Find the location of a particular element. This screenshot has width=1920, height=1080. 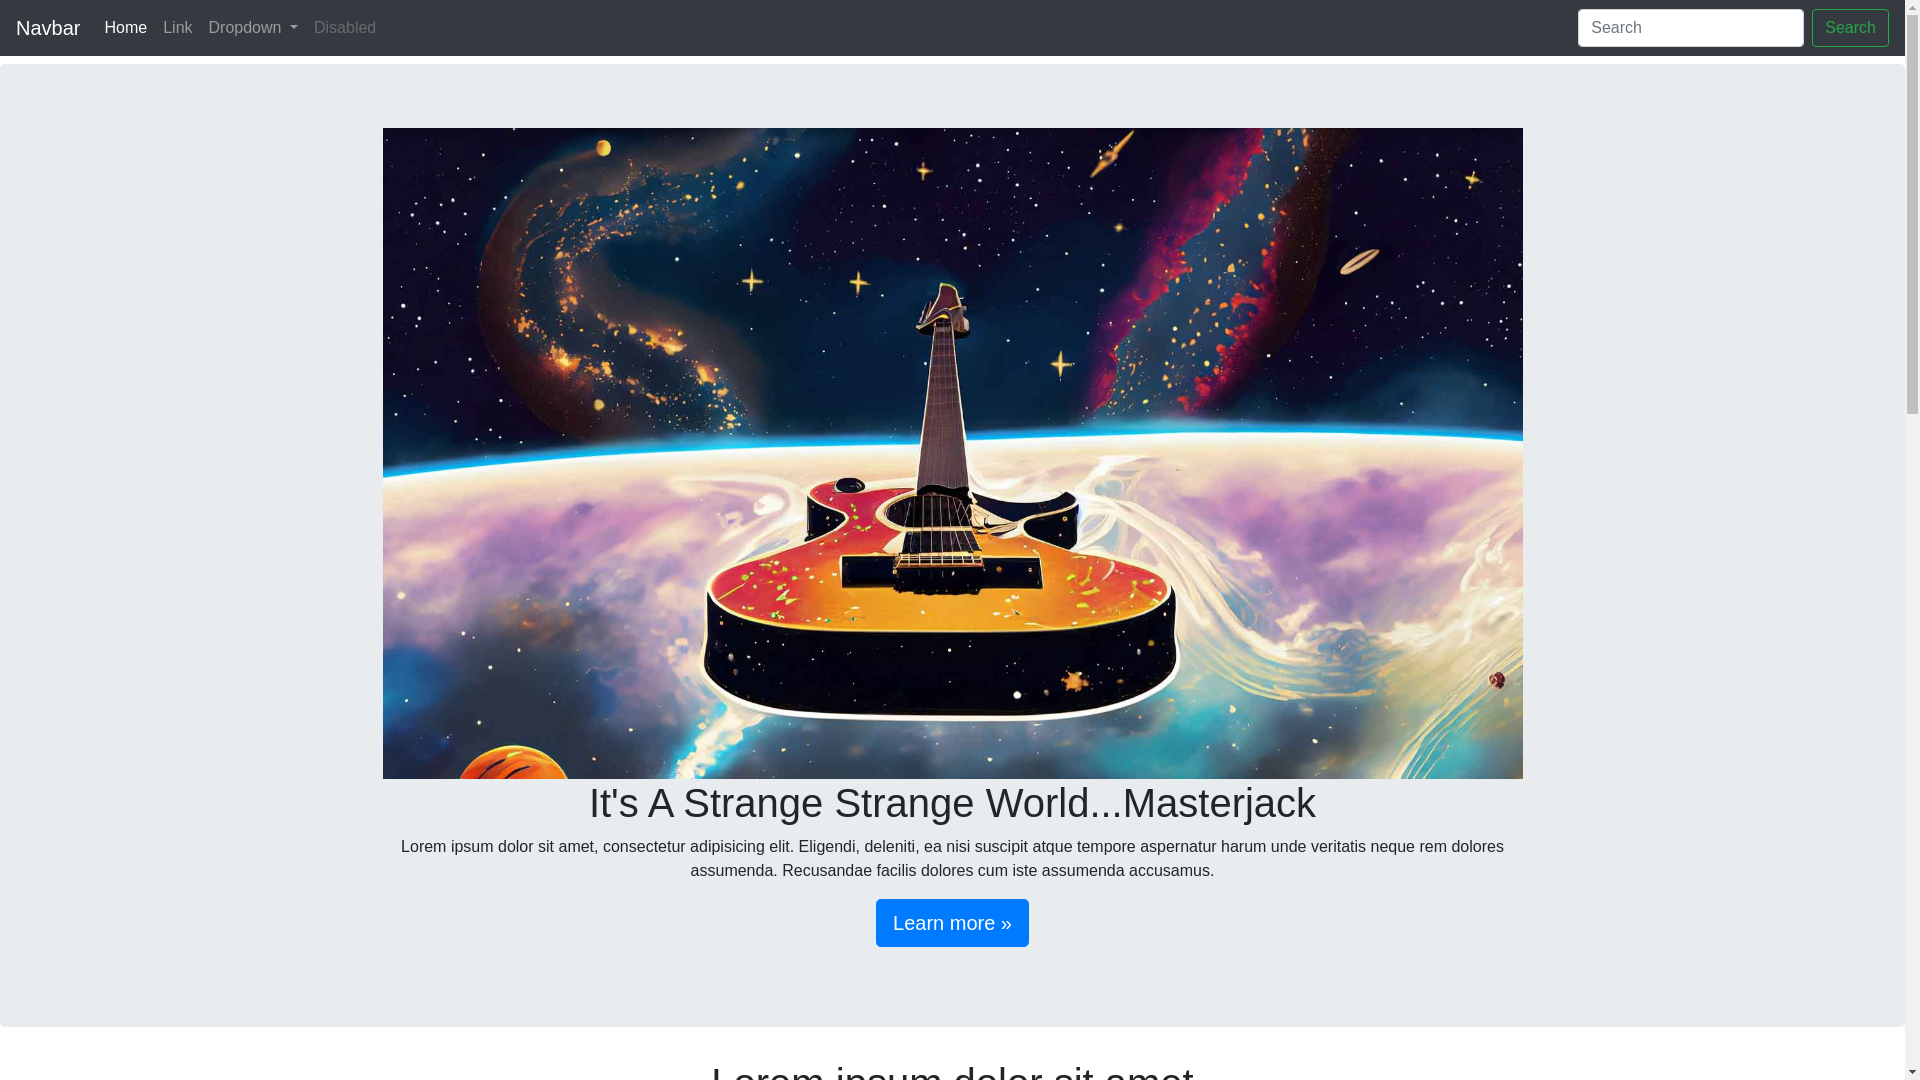

'Link' is located at coordinates (177, 27).